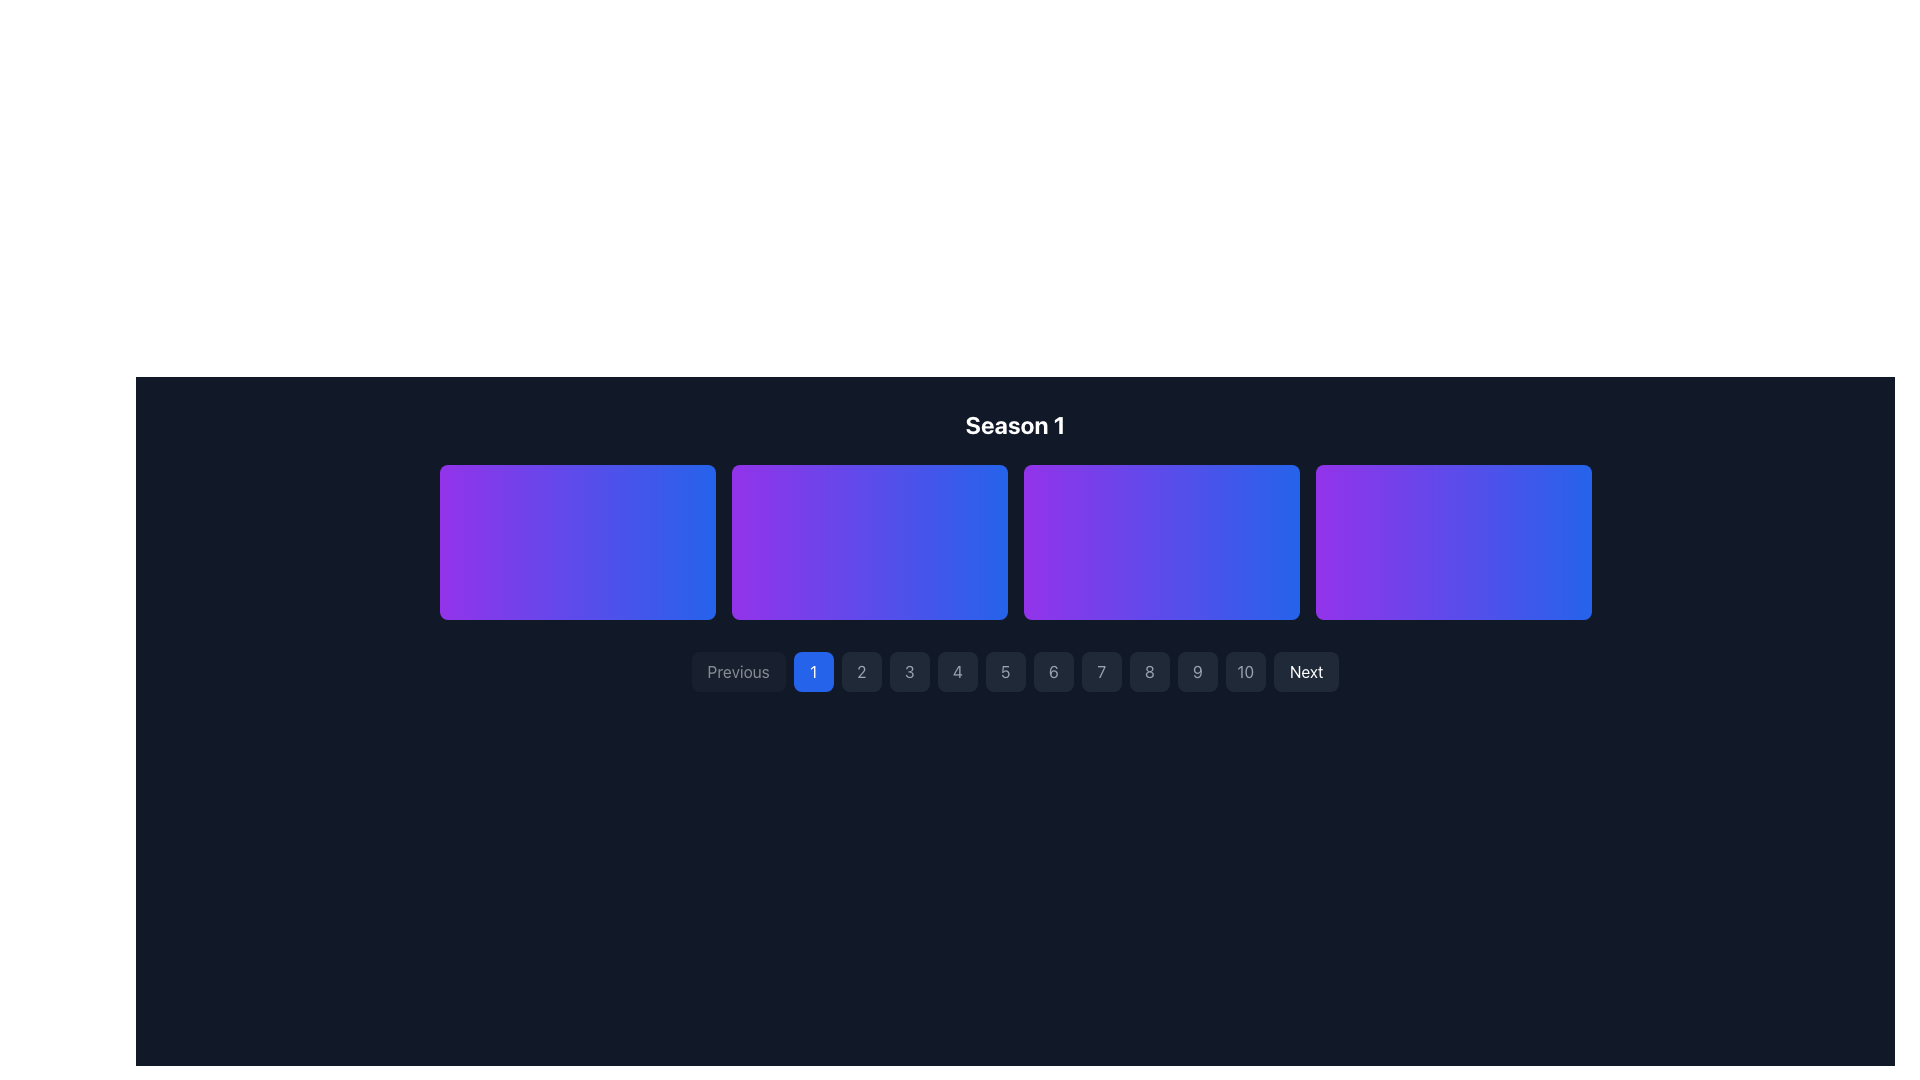  I want to click on the 'Previous' button, which is a rectangular button with rounded corners, located in the bottom navigation bar and styled with a dark gray background and white text, so click(737, 672).